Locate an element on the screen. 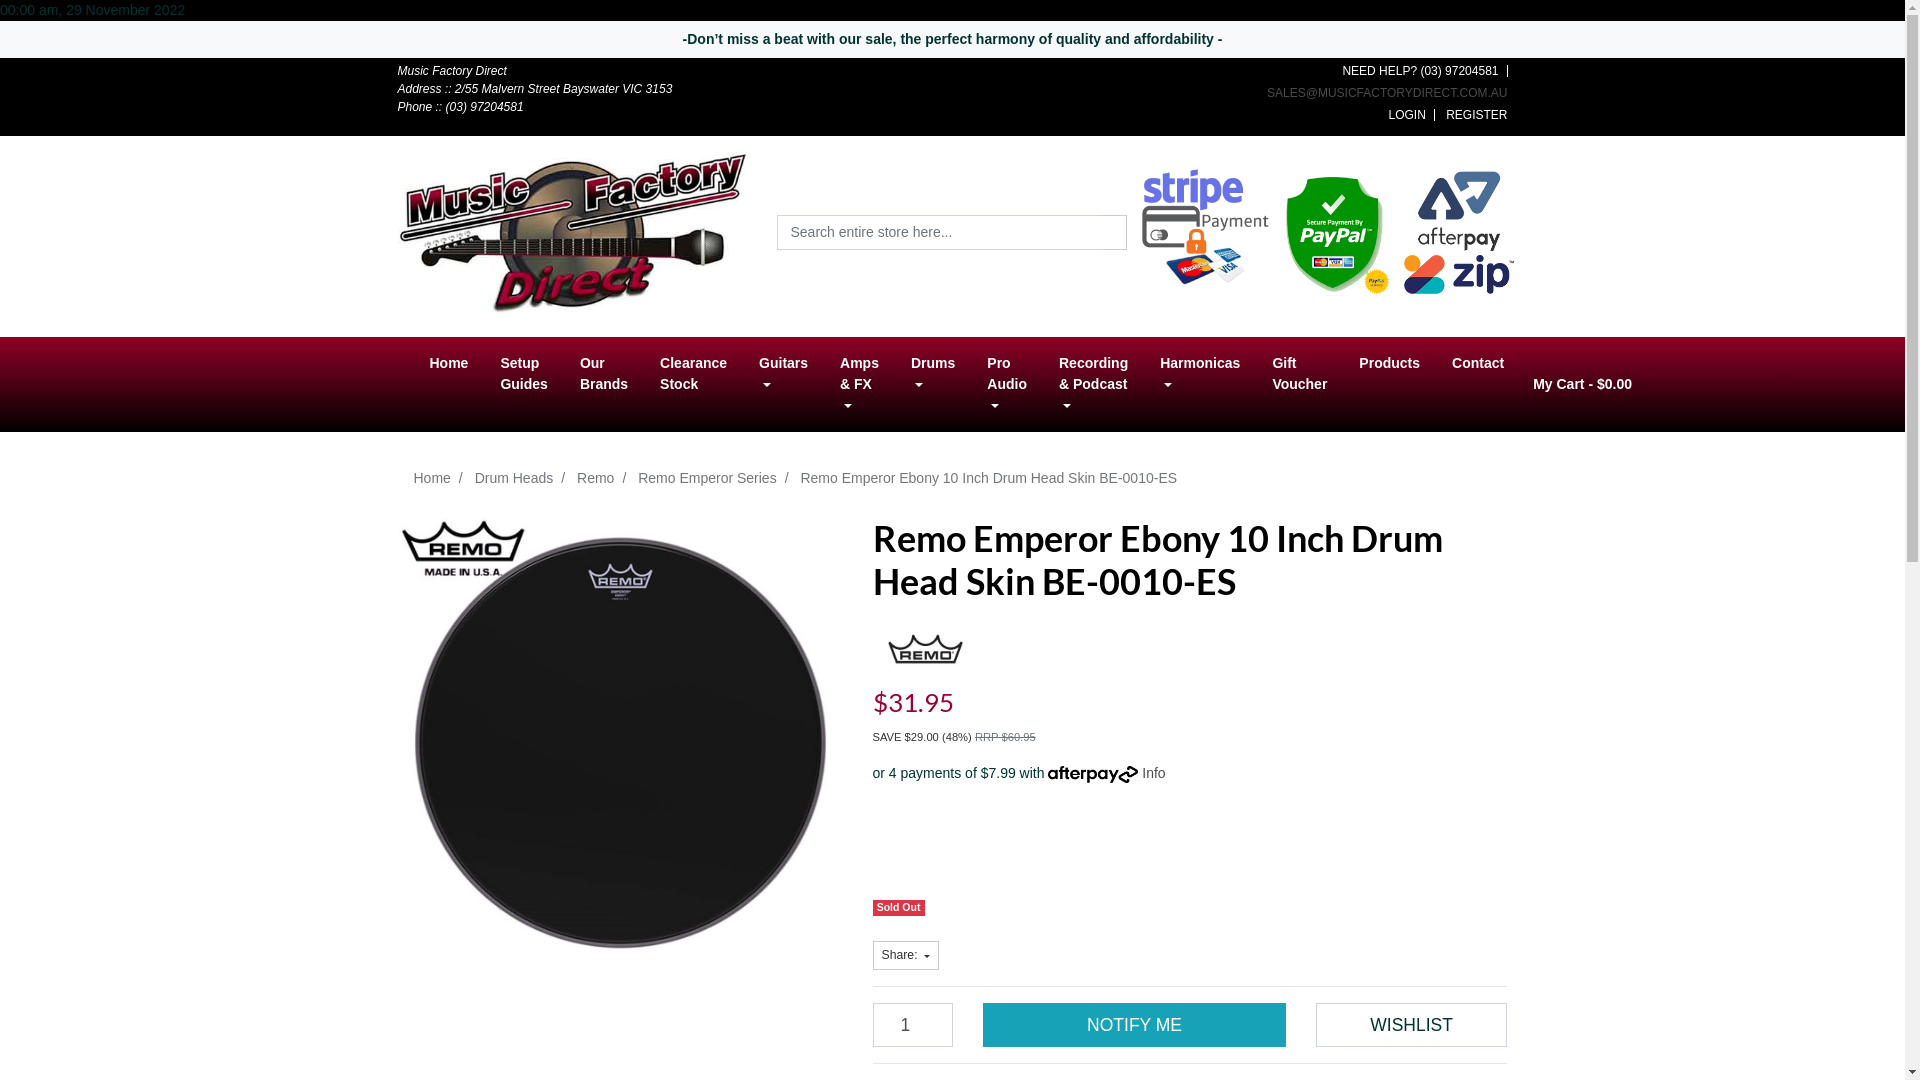 This screenshot has width=1920, height=1080. 'Clearance Stock' is located at coordinates (693, 374).